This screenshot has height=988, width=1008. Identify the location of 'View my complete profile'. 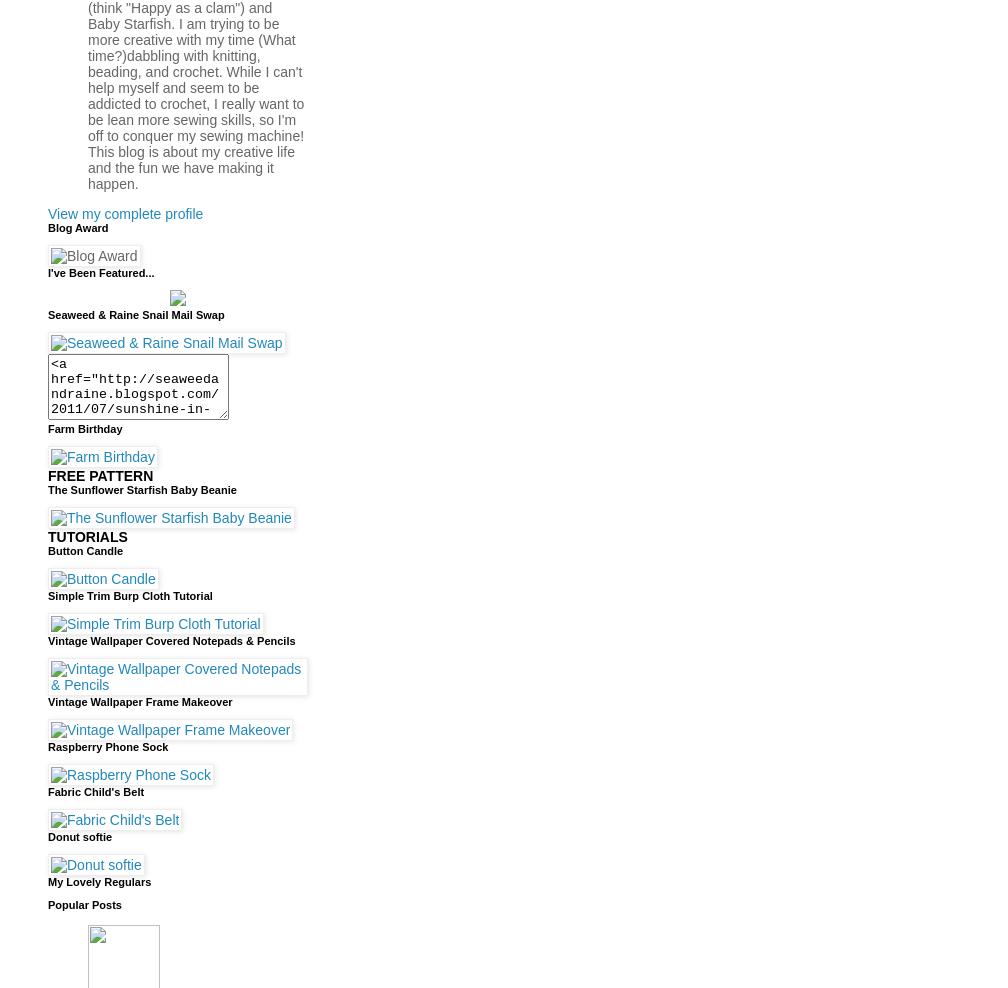
(125, 213).